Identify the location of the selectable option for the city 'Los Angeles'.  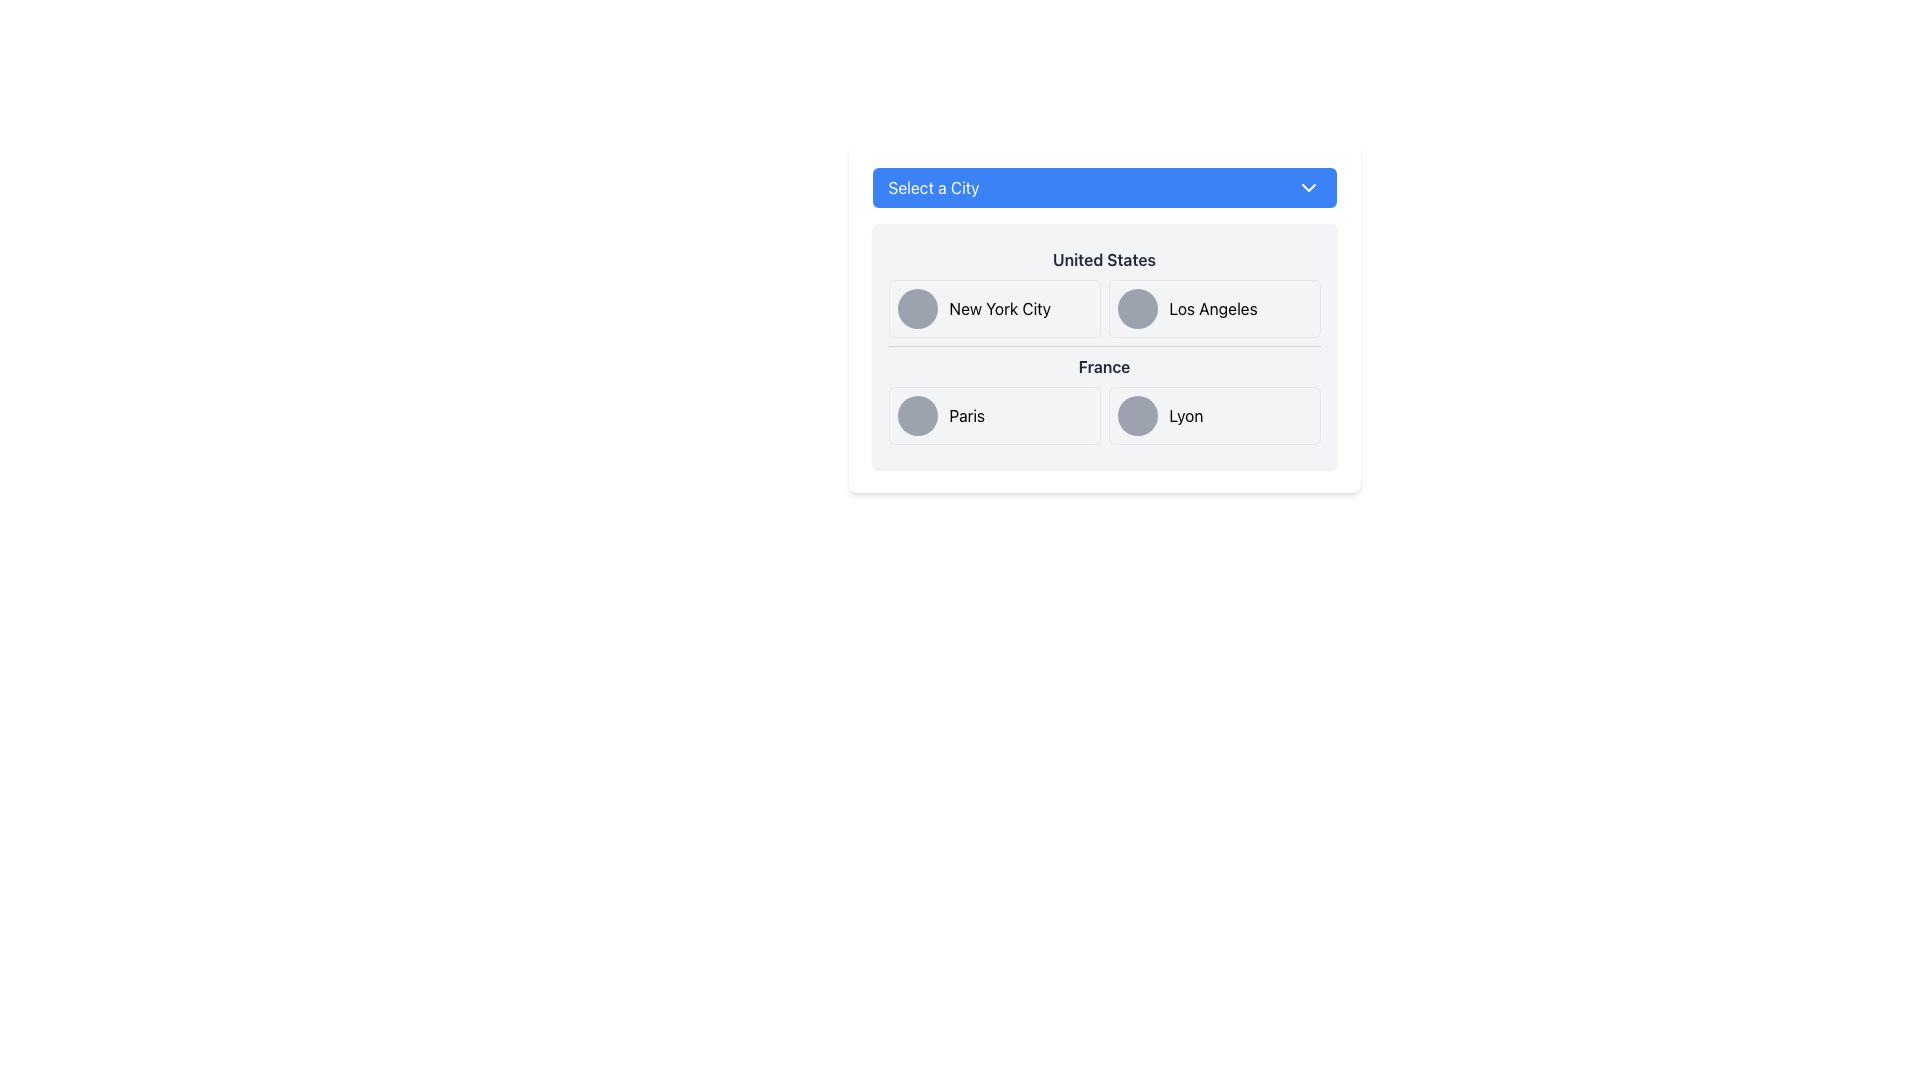
(1213, 308).